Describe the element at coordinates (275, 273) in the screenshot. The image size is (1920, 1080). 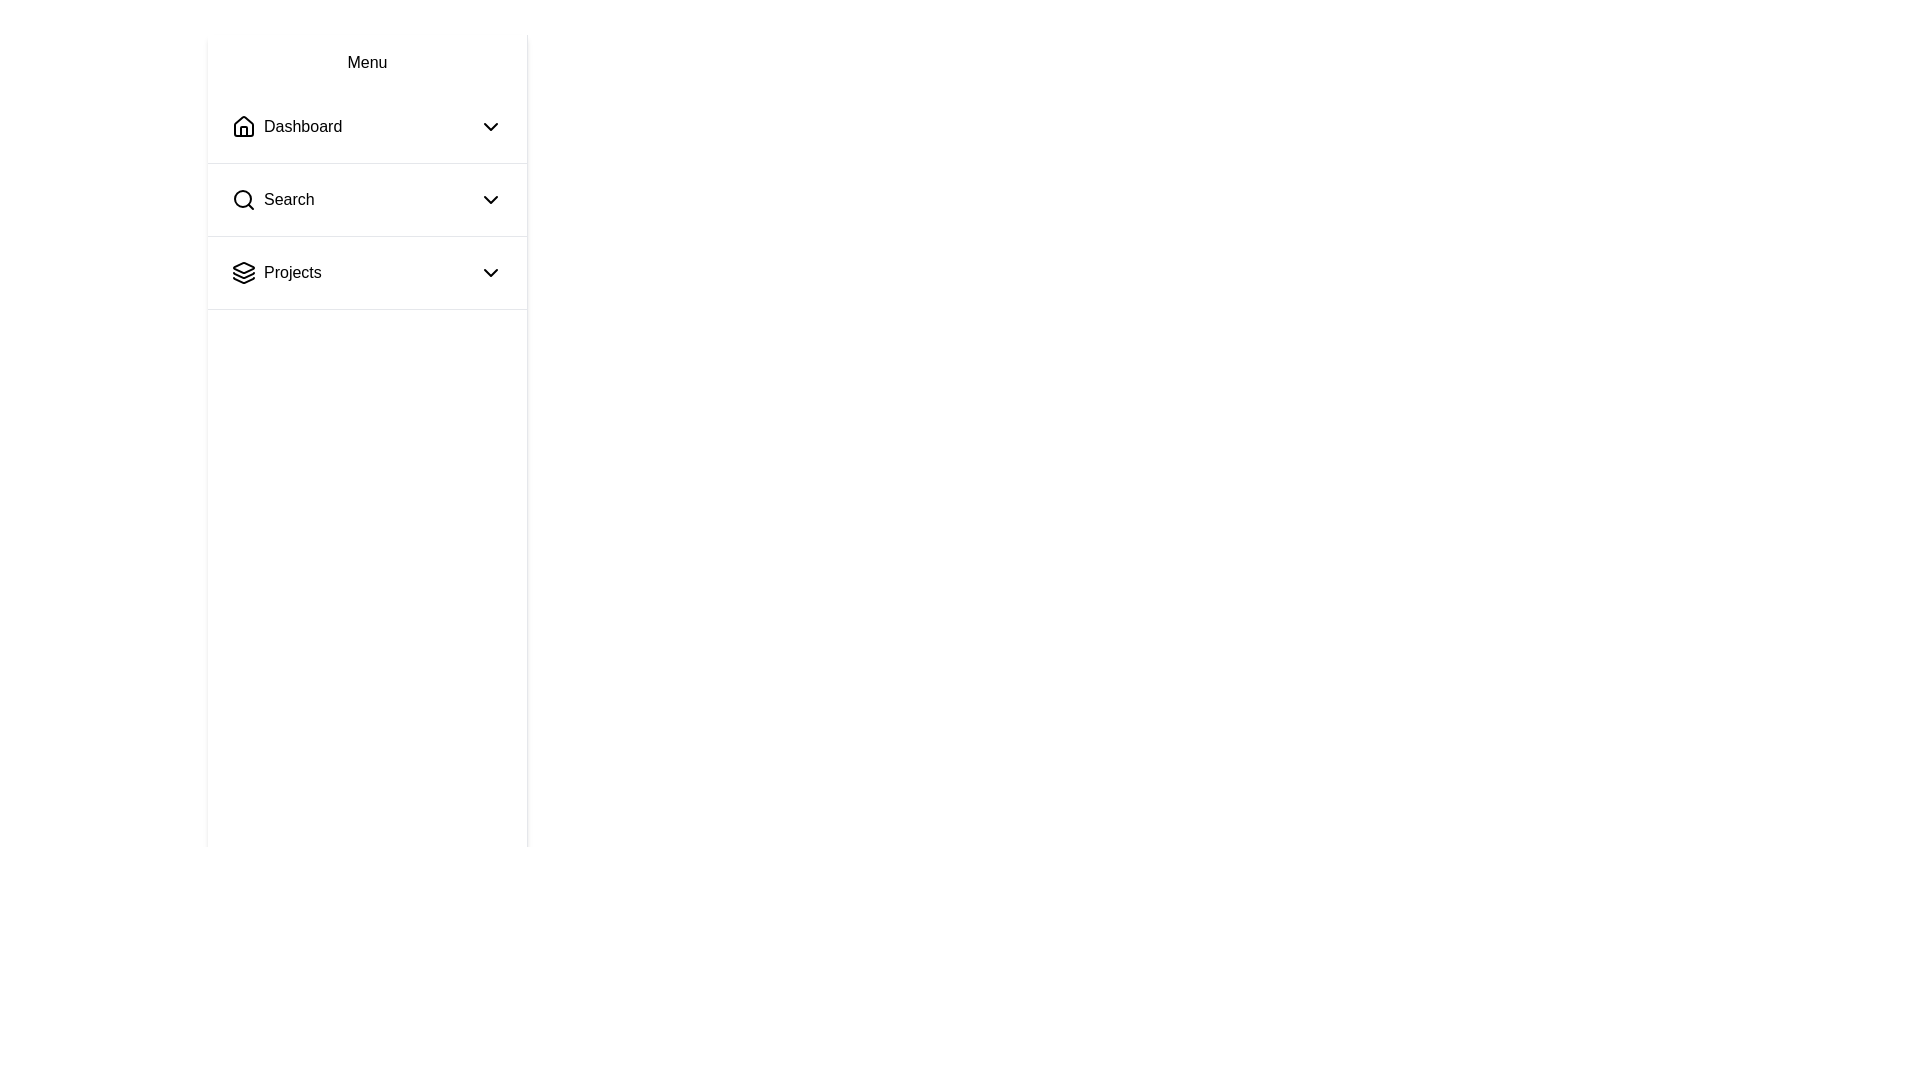
I see `label of the menu entry labeled 'Projects', which is the third item in the menu after 'Dashboard' and 'Search'` at that location.